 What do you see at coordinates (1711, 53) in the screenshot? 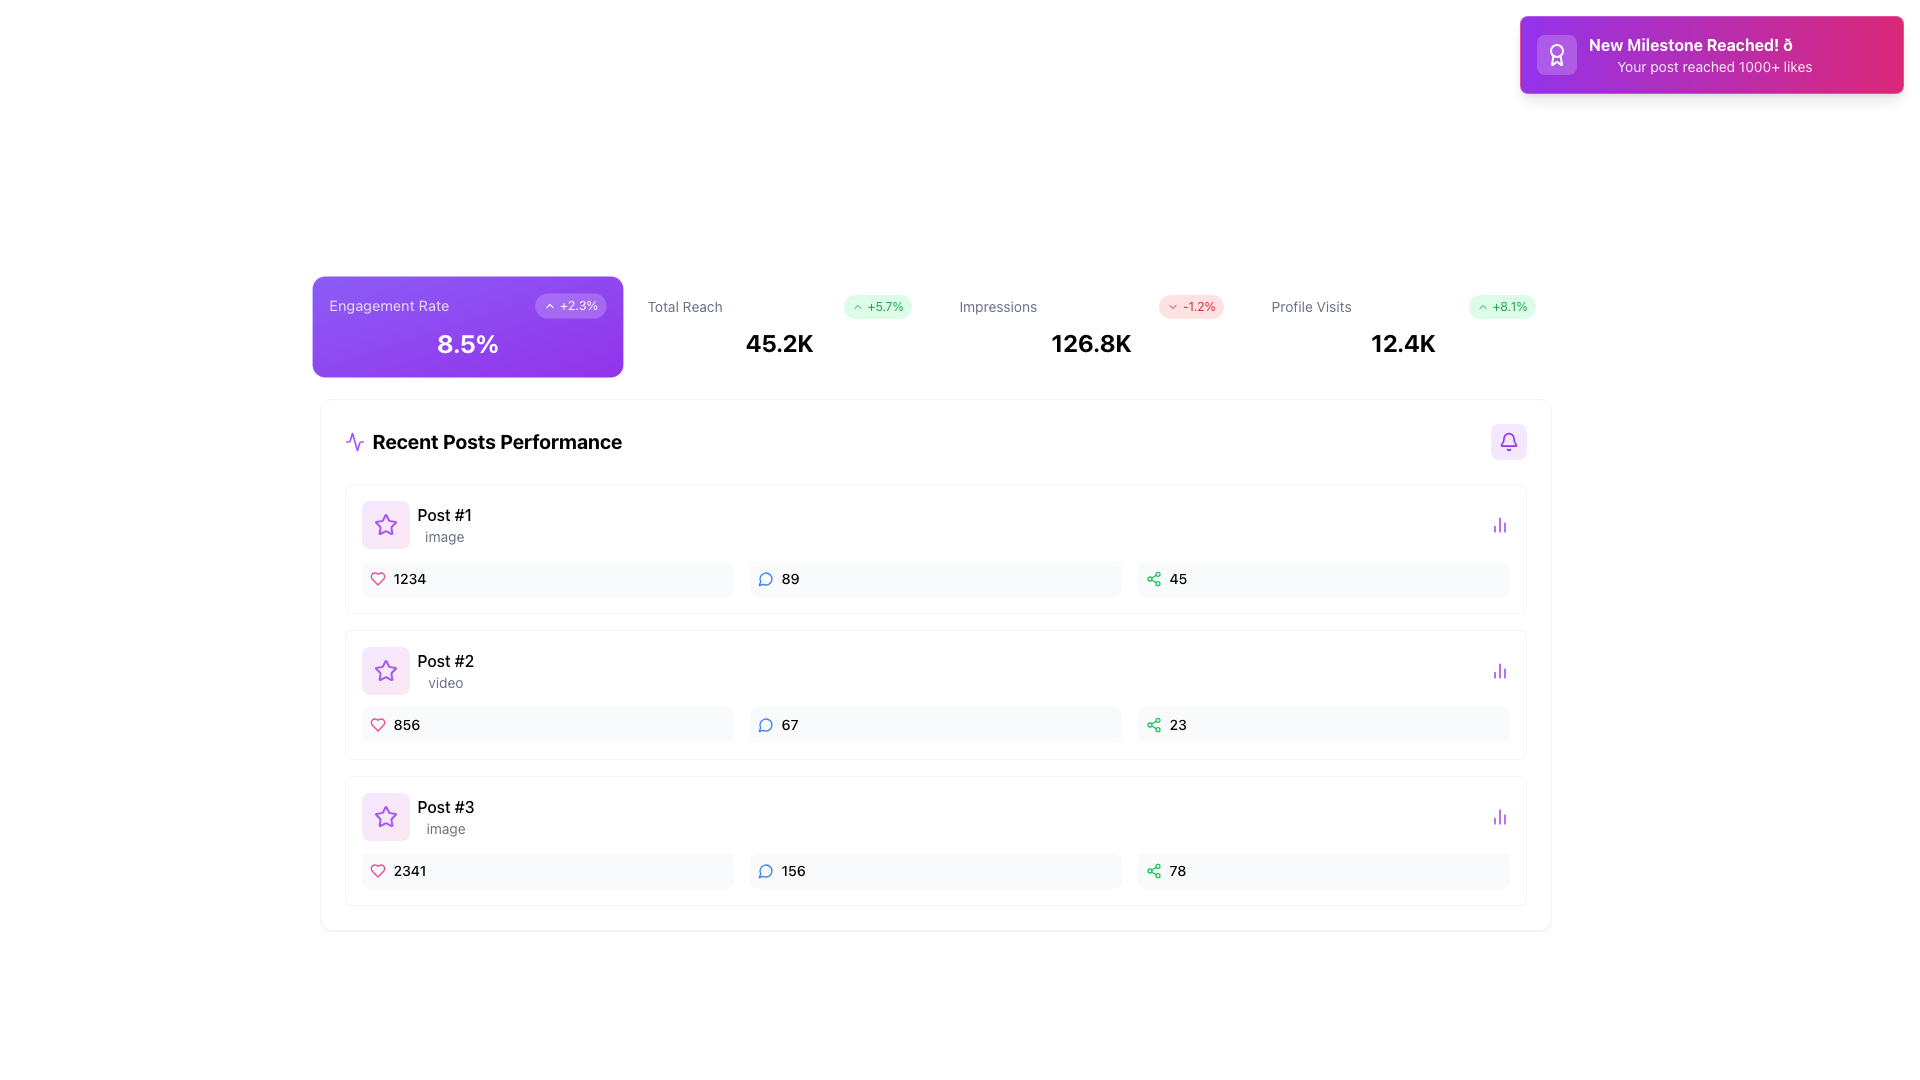
I see `notification text displayed in the notification banner indicating that a post has reached over 1000 likes, located at the top-right corner of the interface` at bounding box center [1711, 53].